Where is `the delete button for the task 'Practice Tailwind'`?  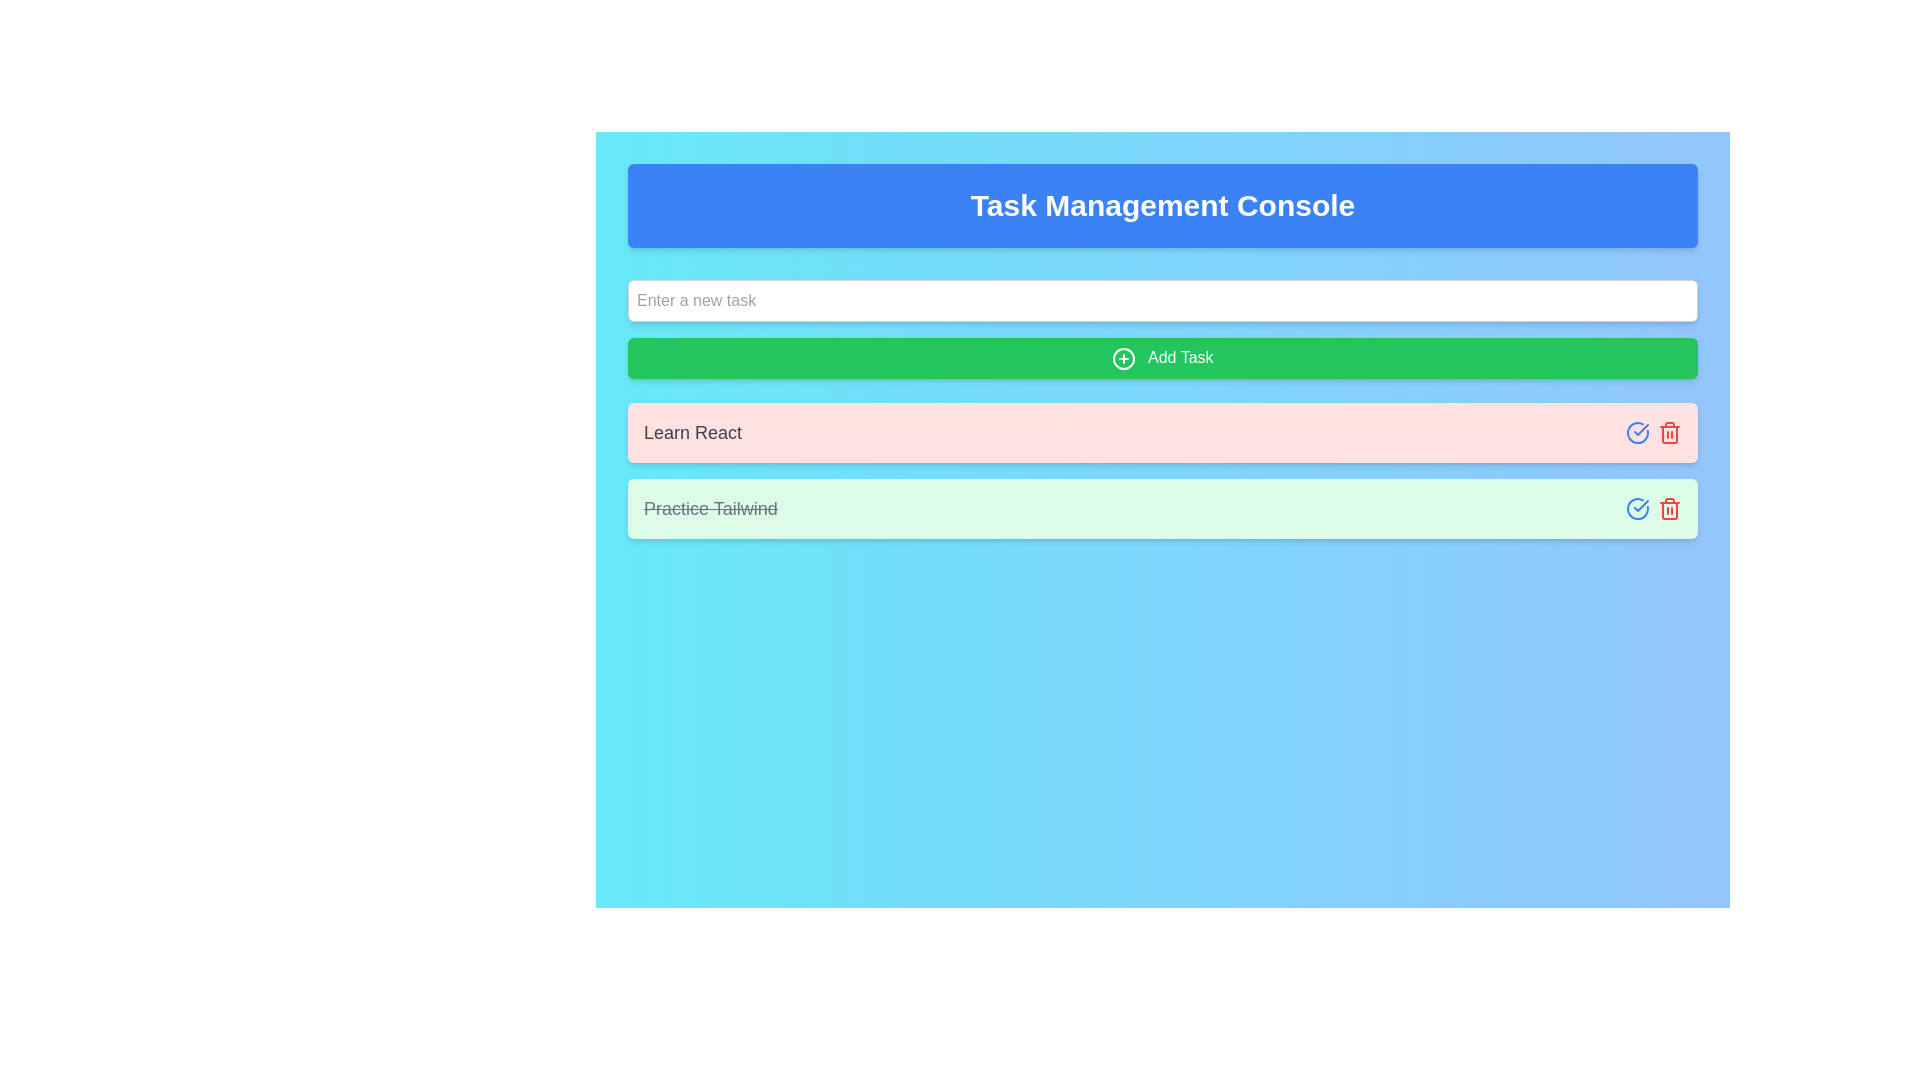
the delete button for the task 'Practice Tailwind' is located at coordinates (1670, 507).